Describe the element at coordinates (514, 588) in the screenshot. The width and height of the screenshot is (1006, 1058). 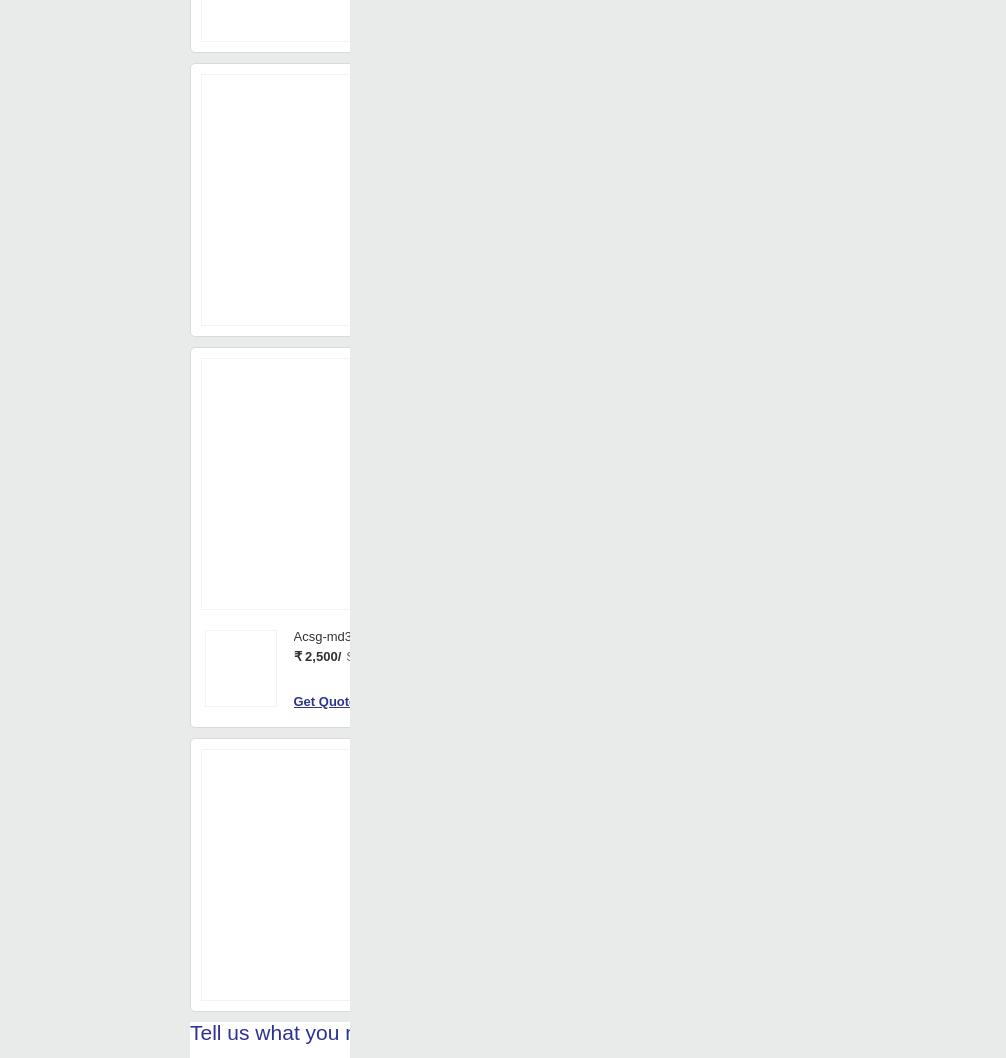
I see `'₹ 20,000/'` at that location.